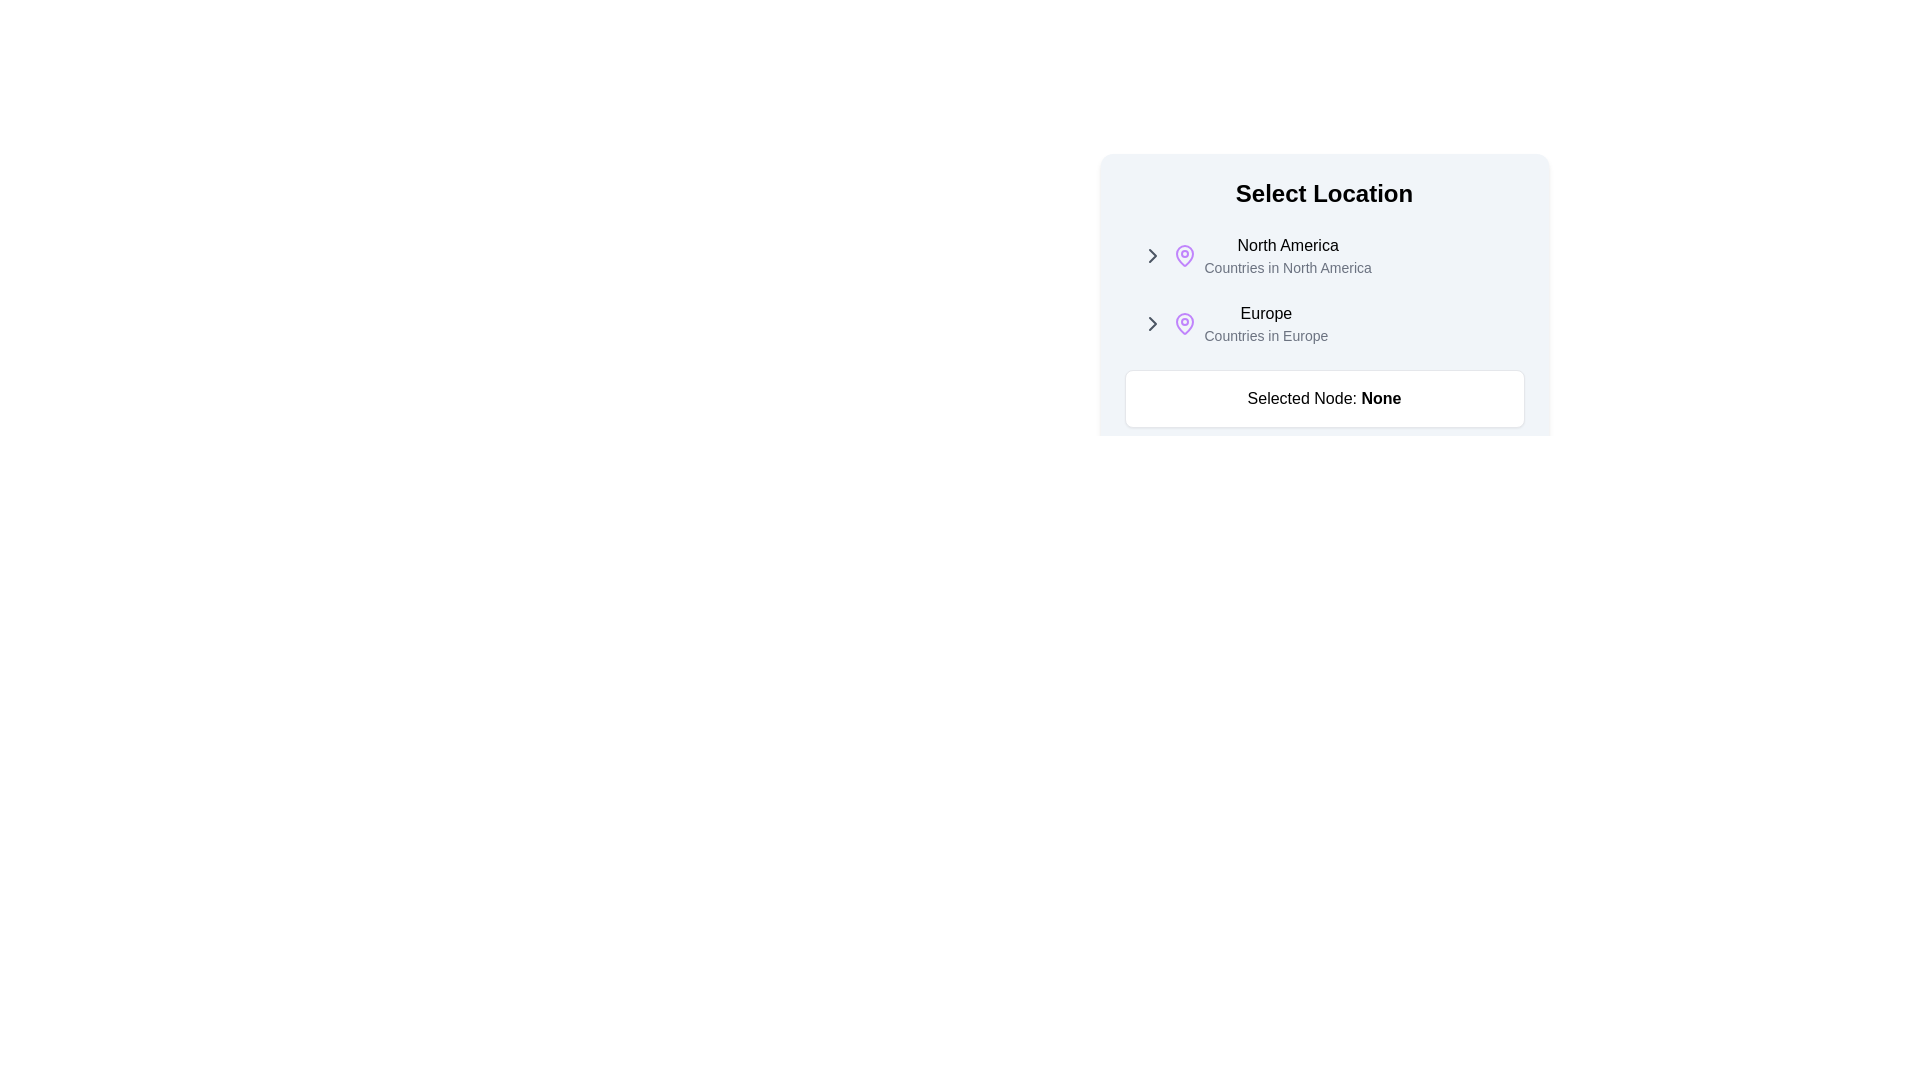 This screenshot has width=1920, height=1080. Describe the element at coordinates (1265, 334) in the screenshot. I see `the text label displaying 'Countries in Europe', which is a smaller, light gray font positioned directly beneath the title 'Europe' in the right side panel` at that location.